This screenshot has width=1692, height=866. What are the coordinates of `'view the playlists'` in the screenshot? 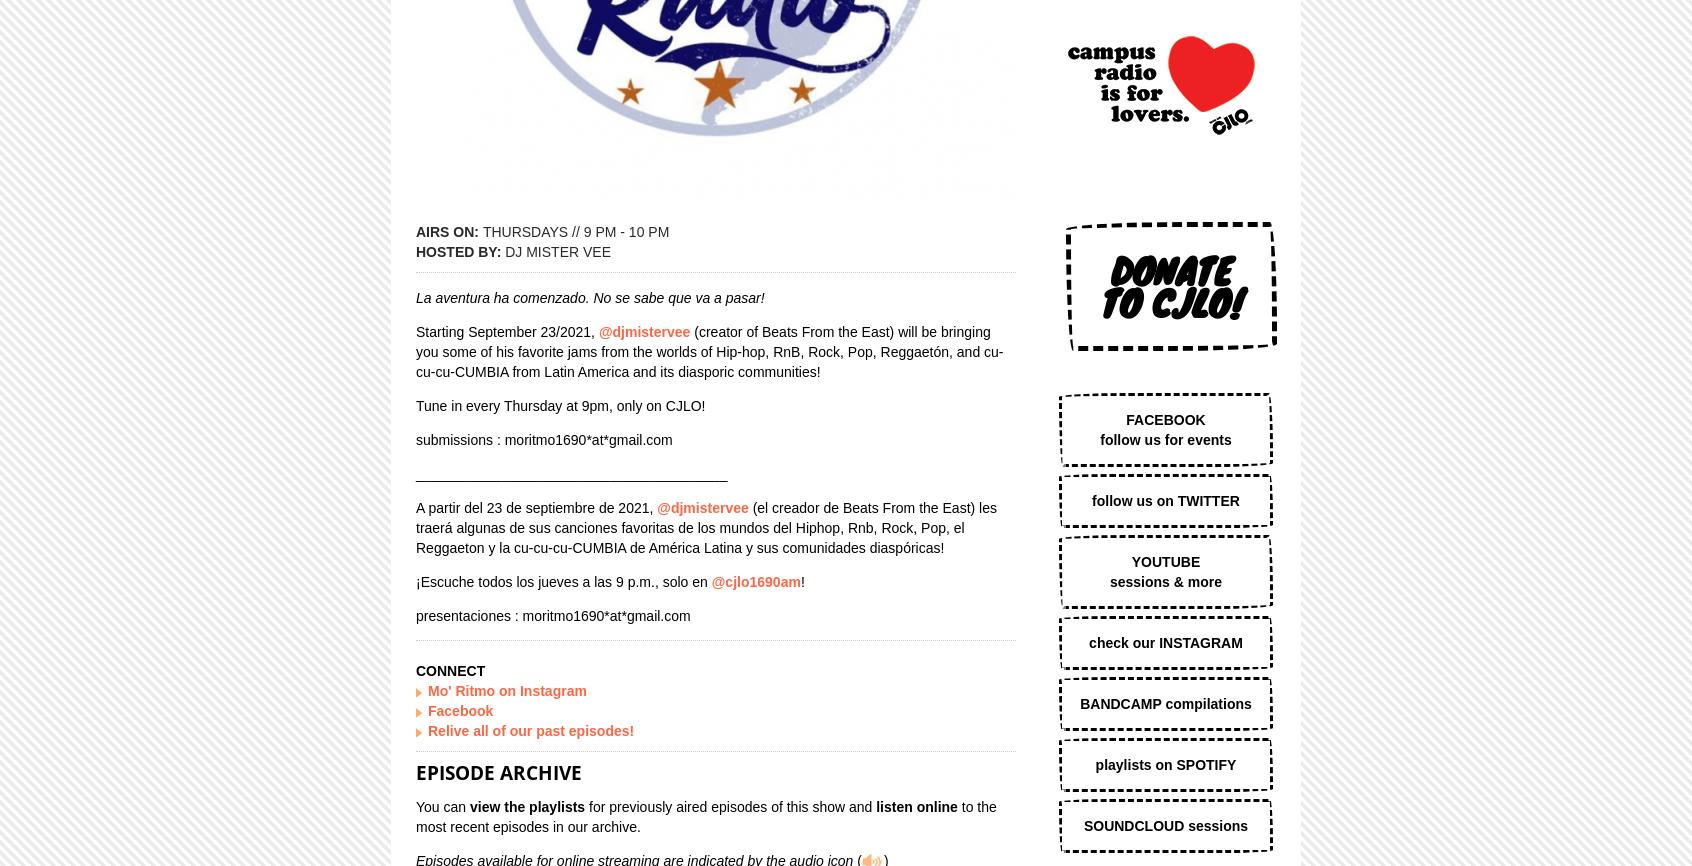 It's located at (468, 804).